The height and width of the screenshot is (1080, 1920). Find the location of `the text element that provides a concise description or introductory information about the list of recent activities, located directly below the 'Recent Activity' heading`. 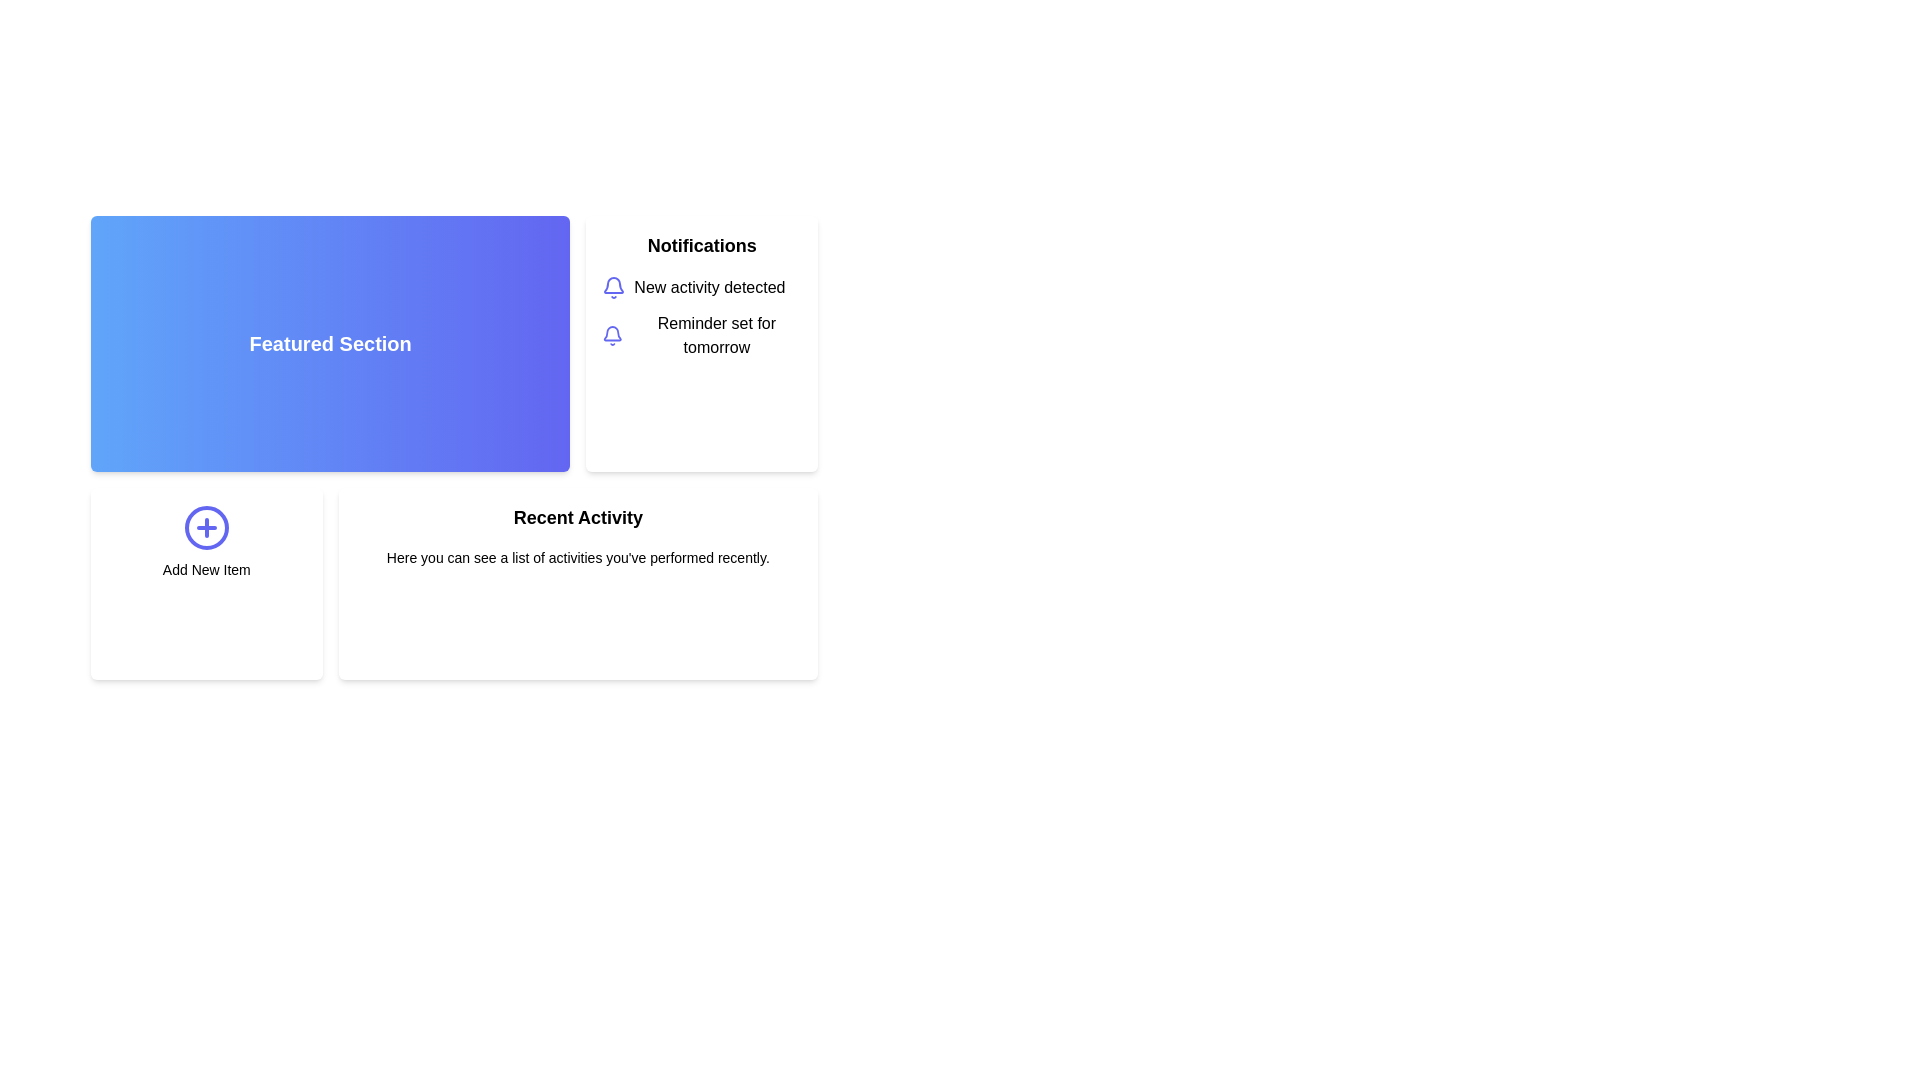

the text element that provides a concise description or introductory information about the list of recent activities, located directly below the 'Recent Activity' heading is located at coordinates (577, 558).